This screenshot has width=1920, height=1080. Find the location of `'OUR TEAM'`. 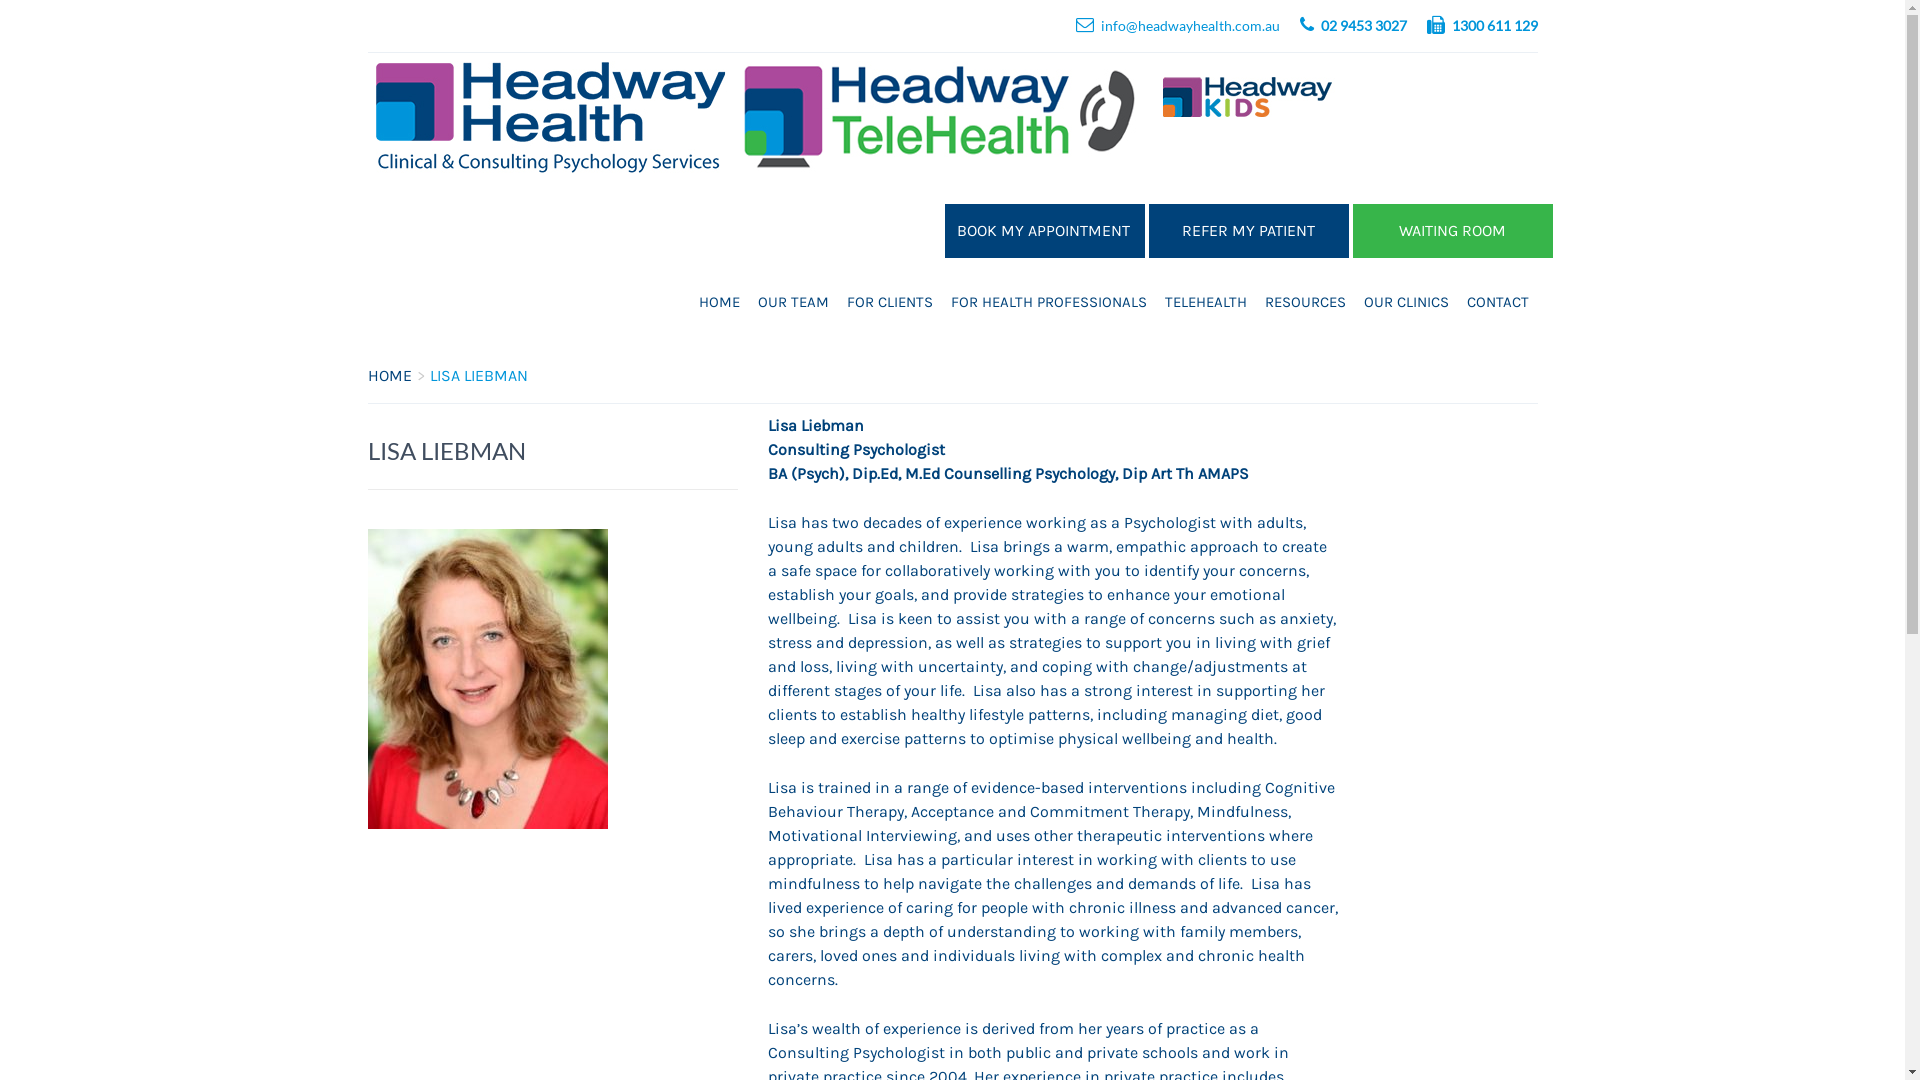

'OUR TEAM' is located at coordinates (791, 301).